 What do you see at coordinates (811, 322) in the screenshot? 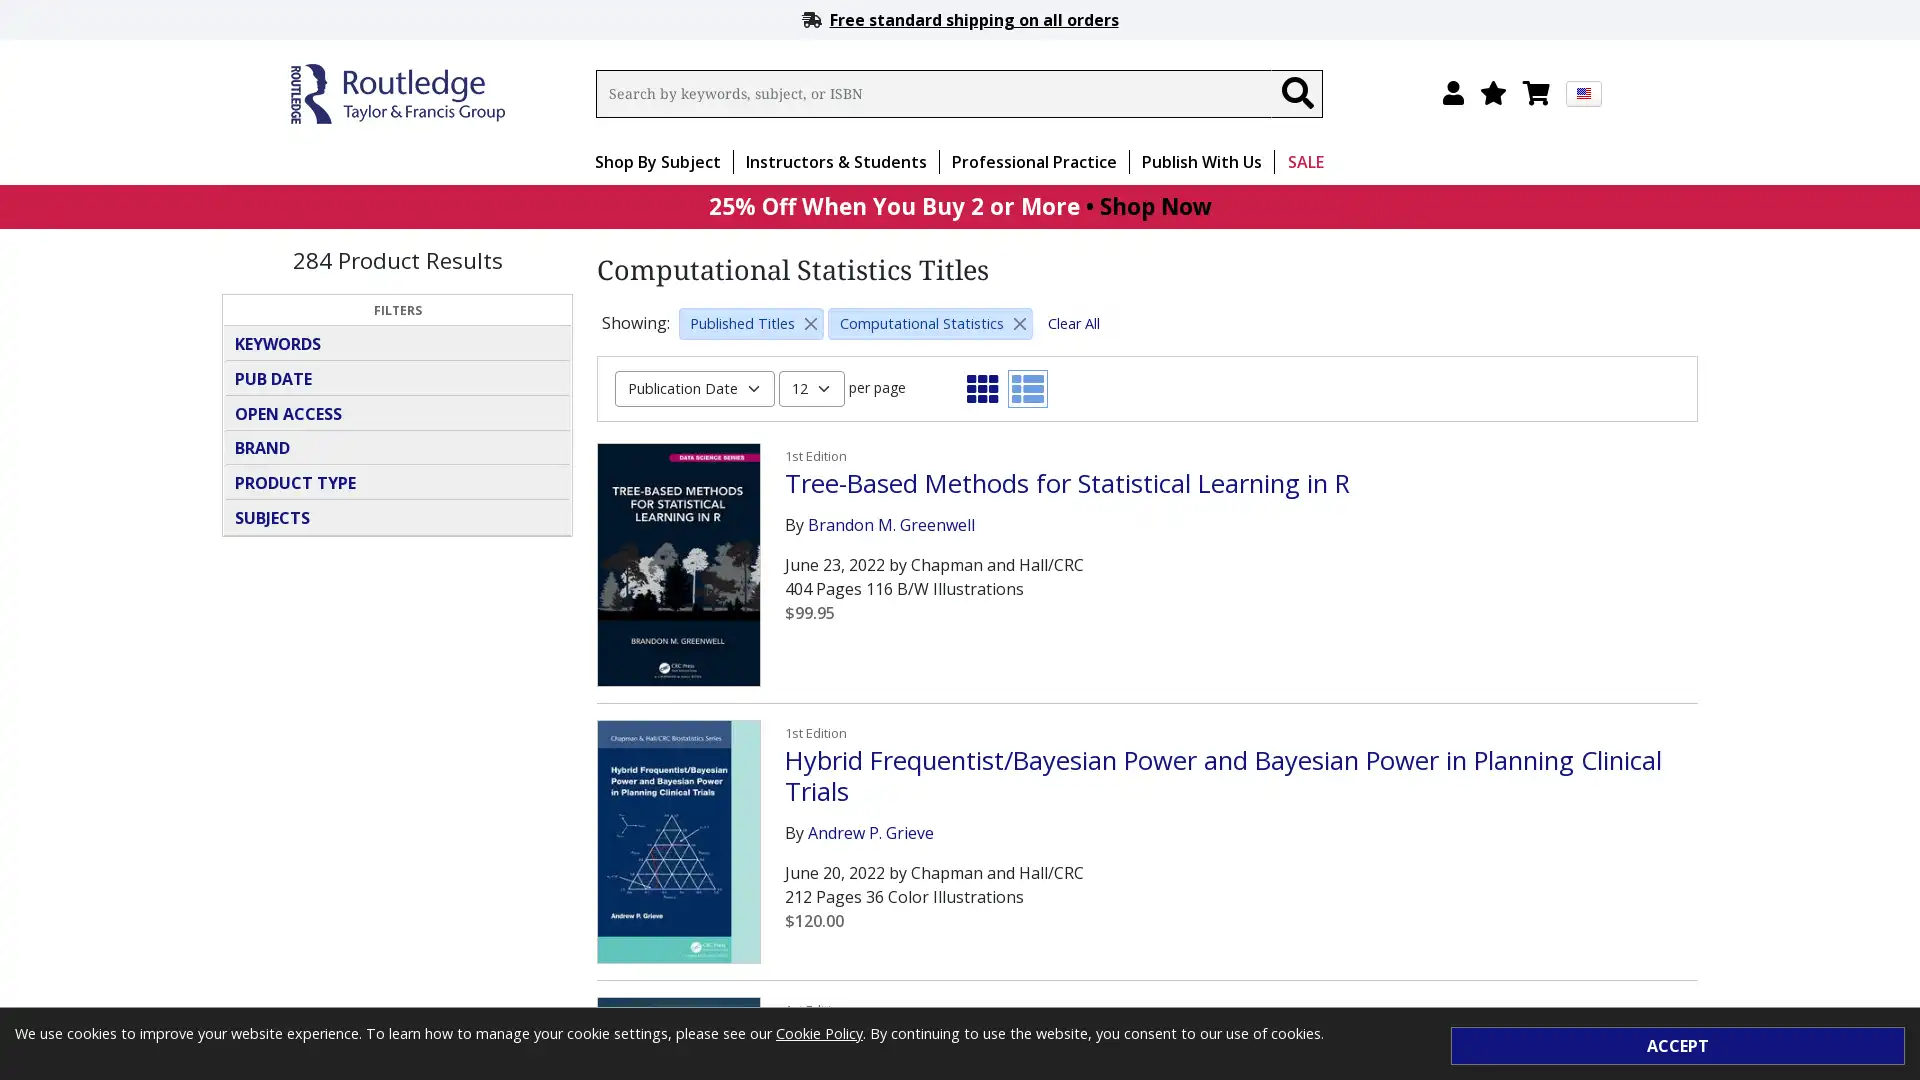
I see `Remove Published Titles filter` at bounding box center [811, 322].